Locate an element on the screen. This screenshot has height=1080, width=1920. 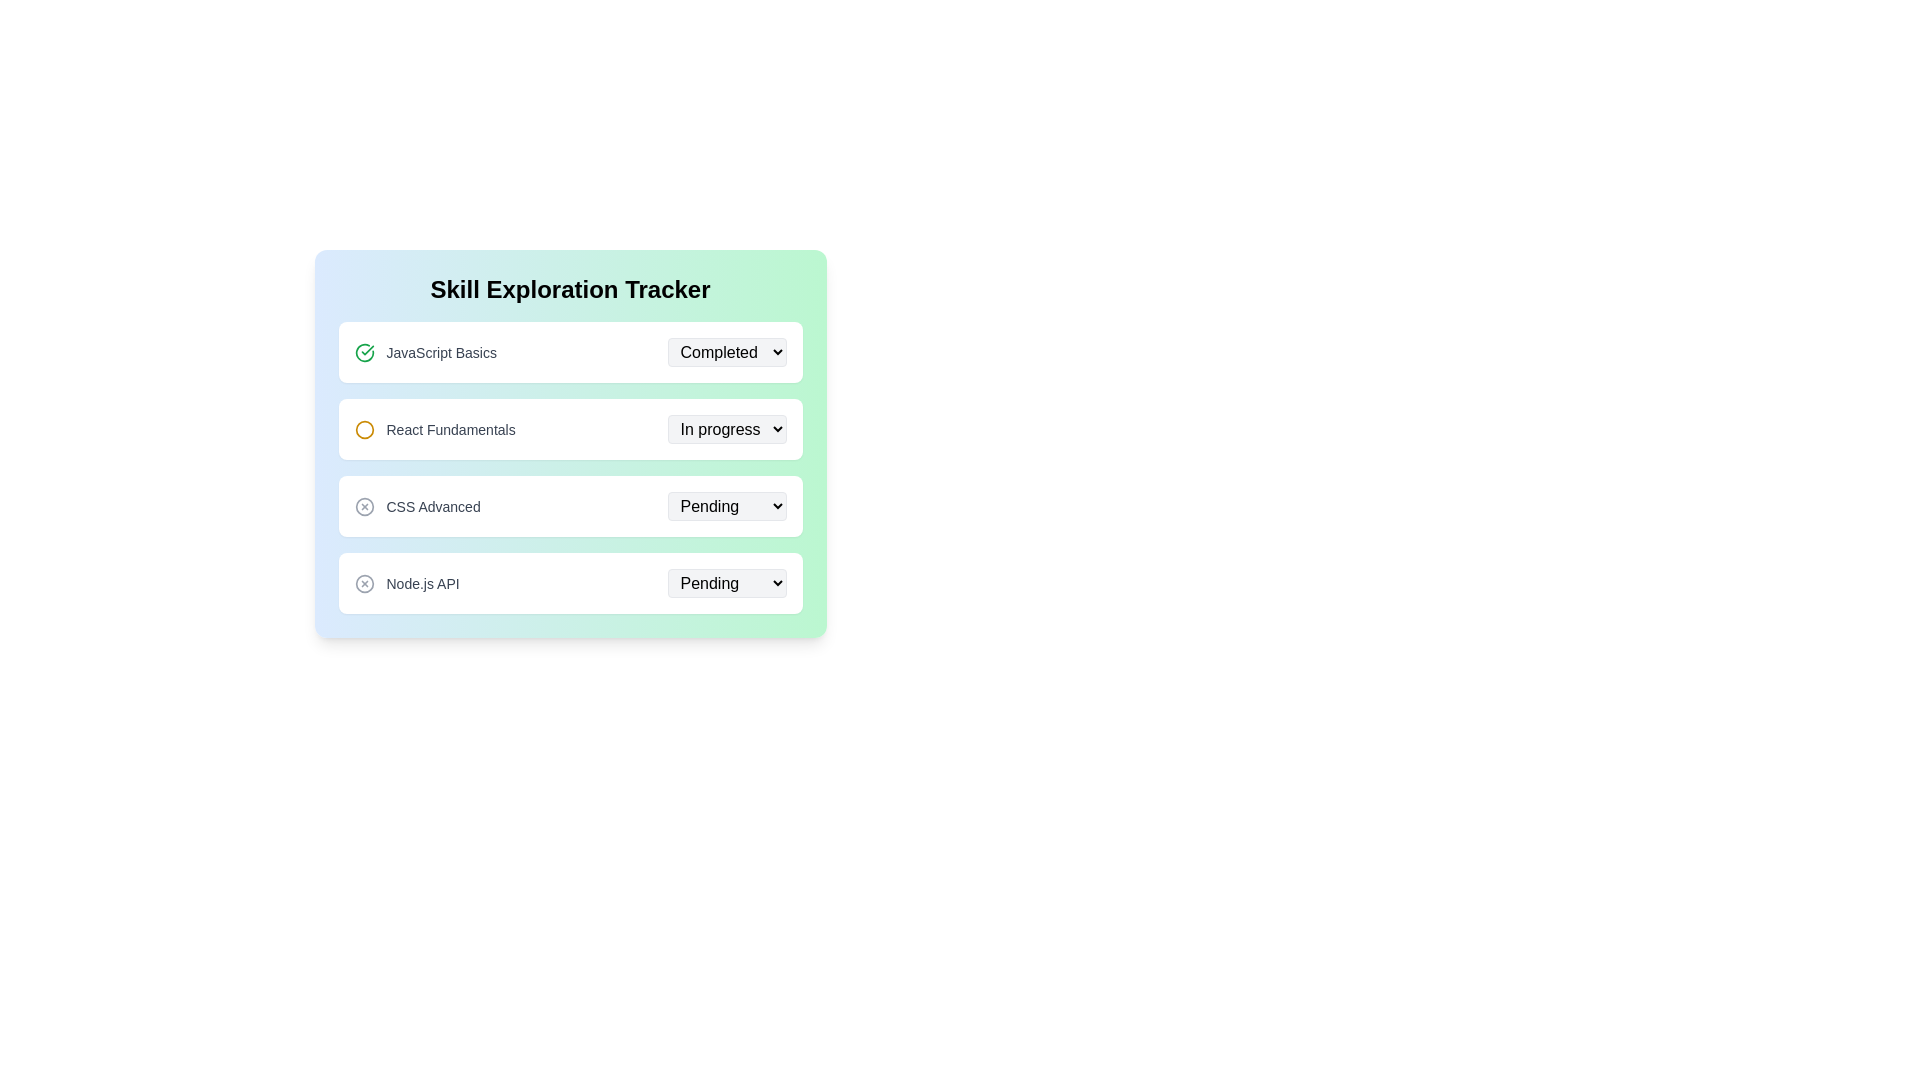
the green circular 'circle-check' icon that represents the 'JavaScript Basics' skill, located to the left of the skill name in the first row is located at coordinates (364, 351).